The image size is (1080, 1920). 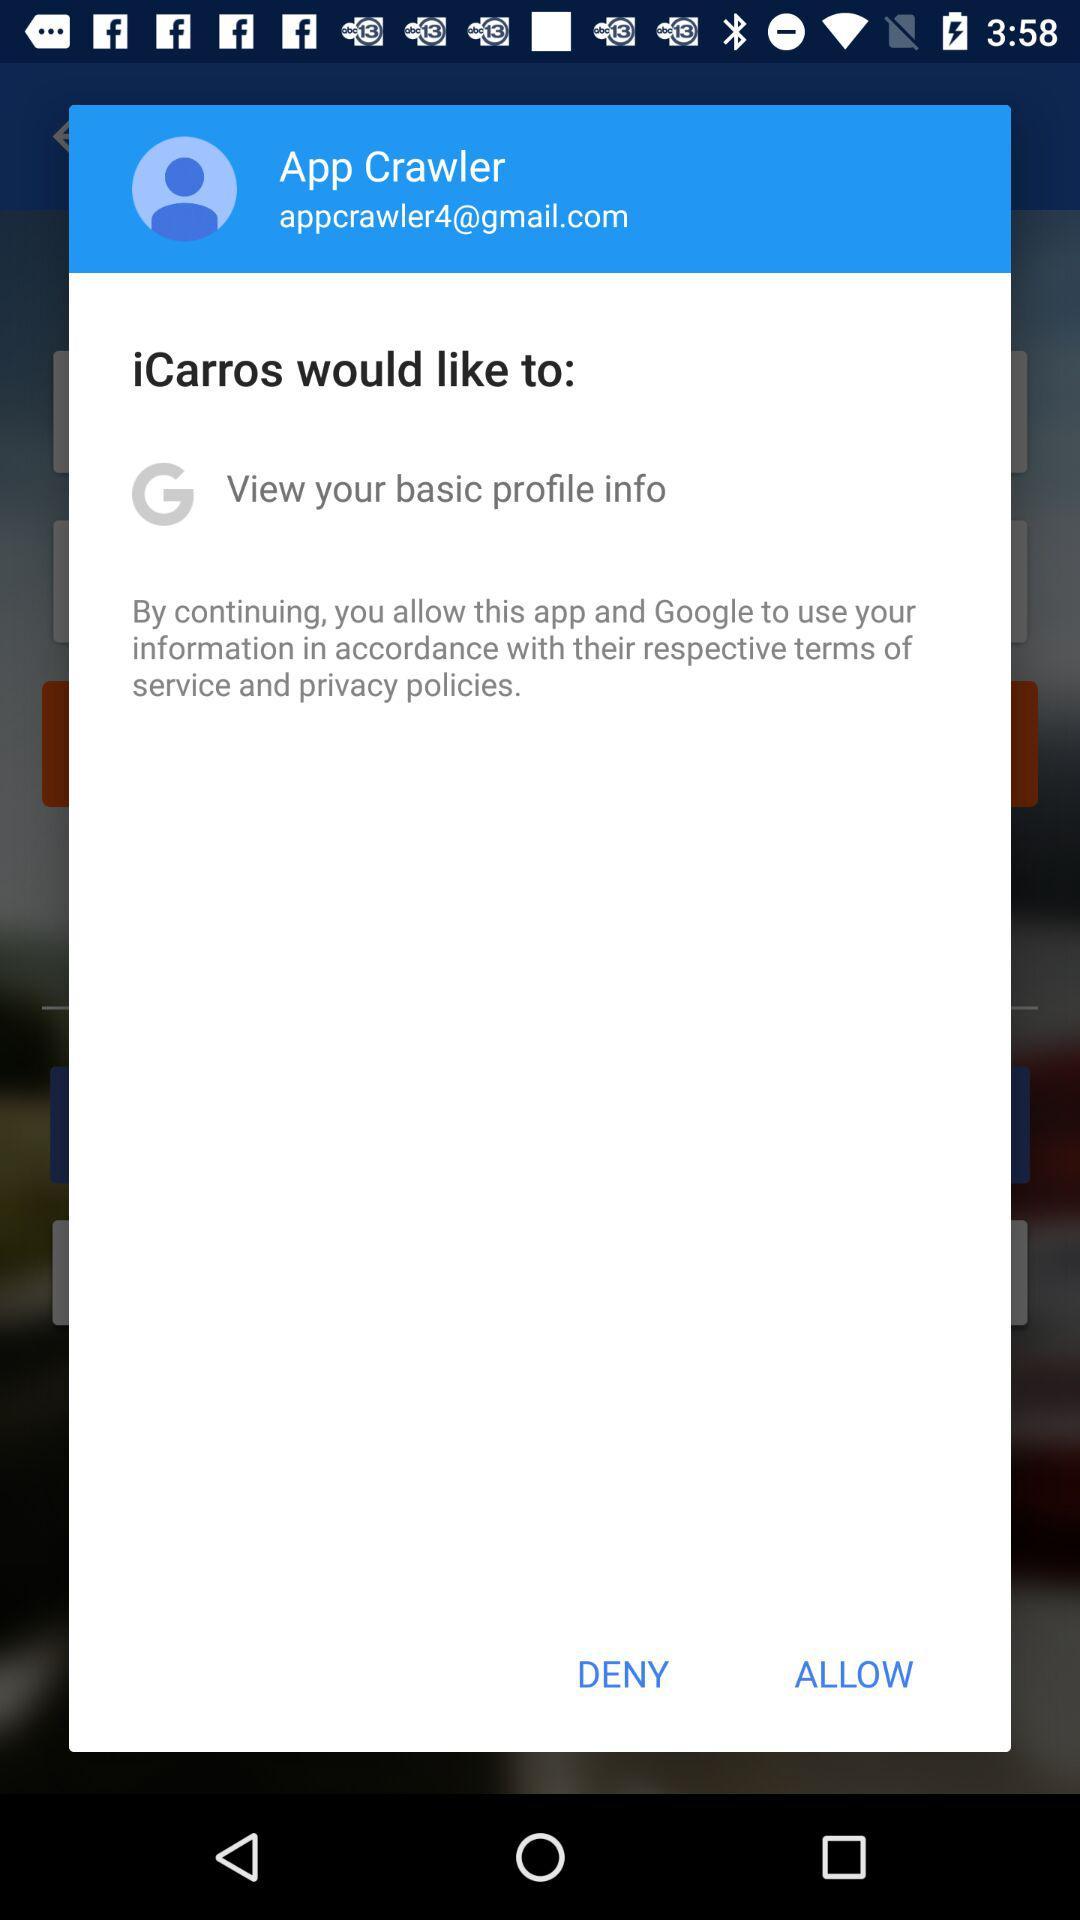 What do you see at coordinates (621, 1673) in the screenshot?
I see `the icon next to allow button` at bounding box center [621, 1673].